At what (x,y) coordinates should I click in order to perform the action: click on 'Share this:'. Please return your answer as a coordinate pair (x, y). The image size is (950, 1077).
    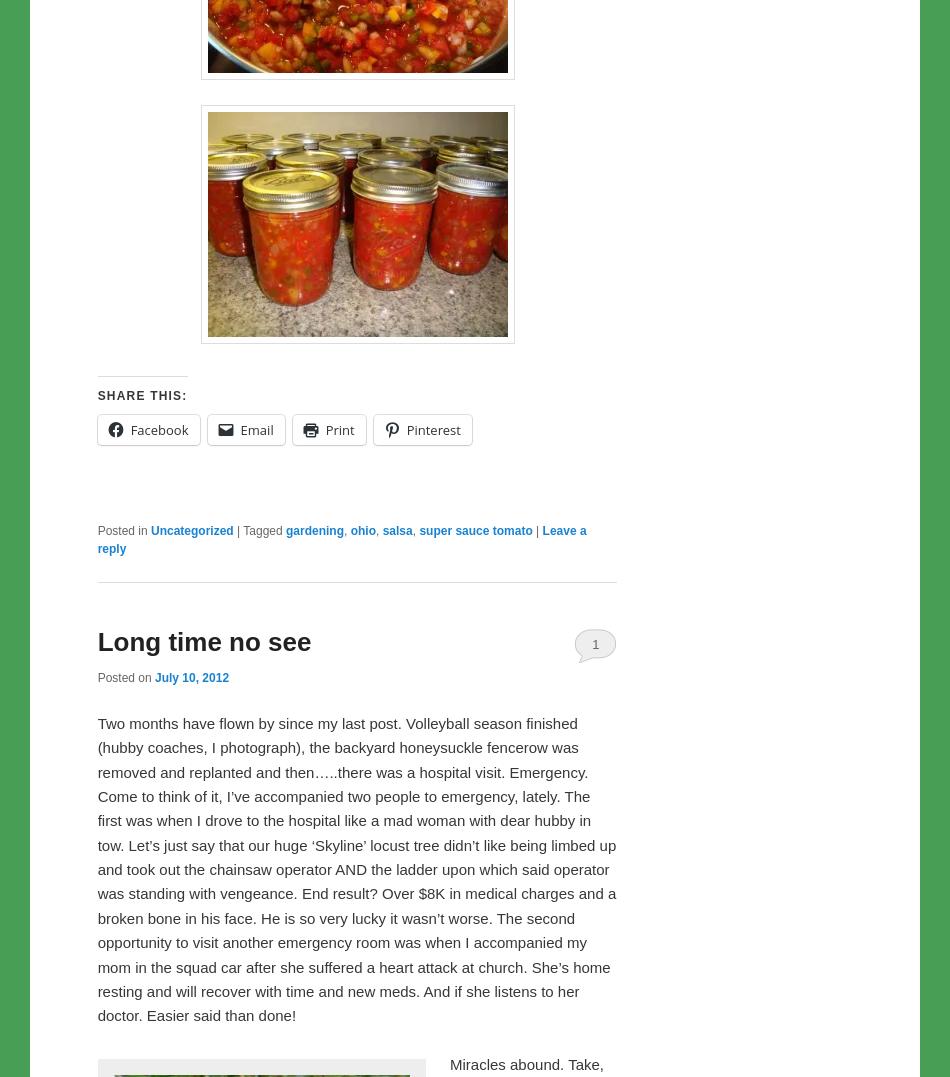
    Looking at the image, I should click on (142, 395).